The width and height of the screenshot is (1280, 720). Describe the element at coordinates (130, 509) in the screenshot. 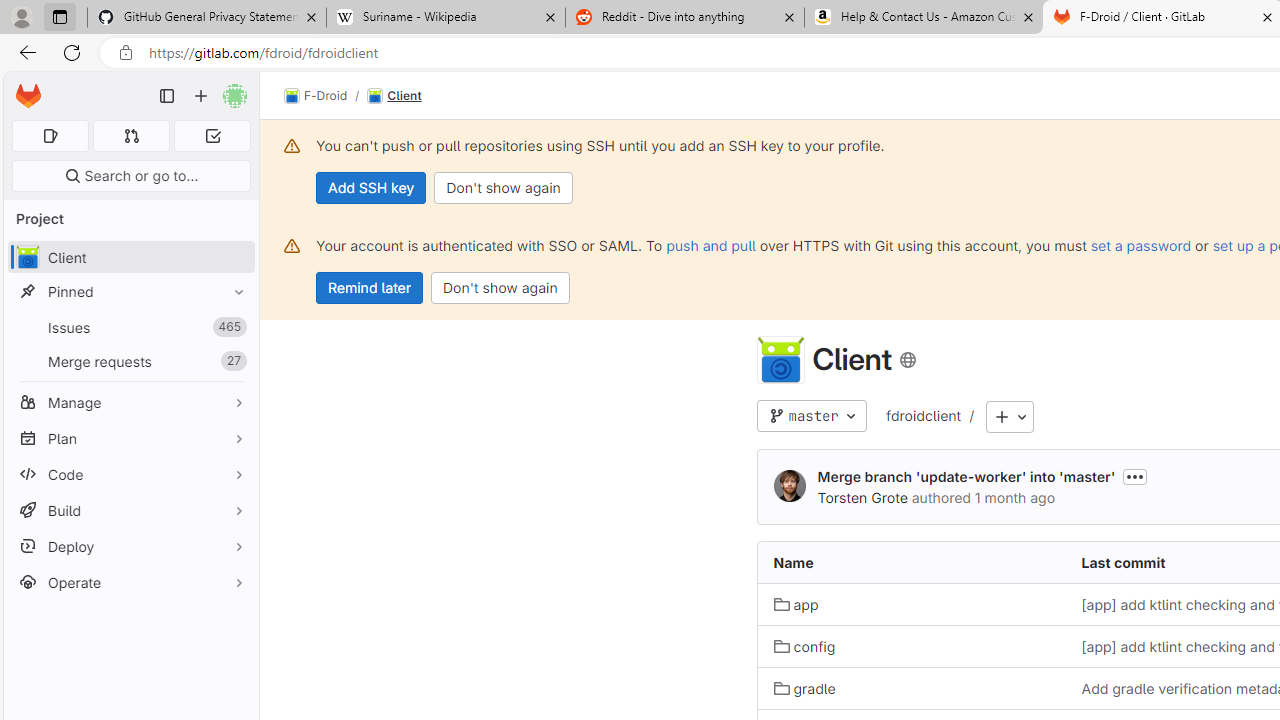

I see `'Build'` at that location.